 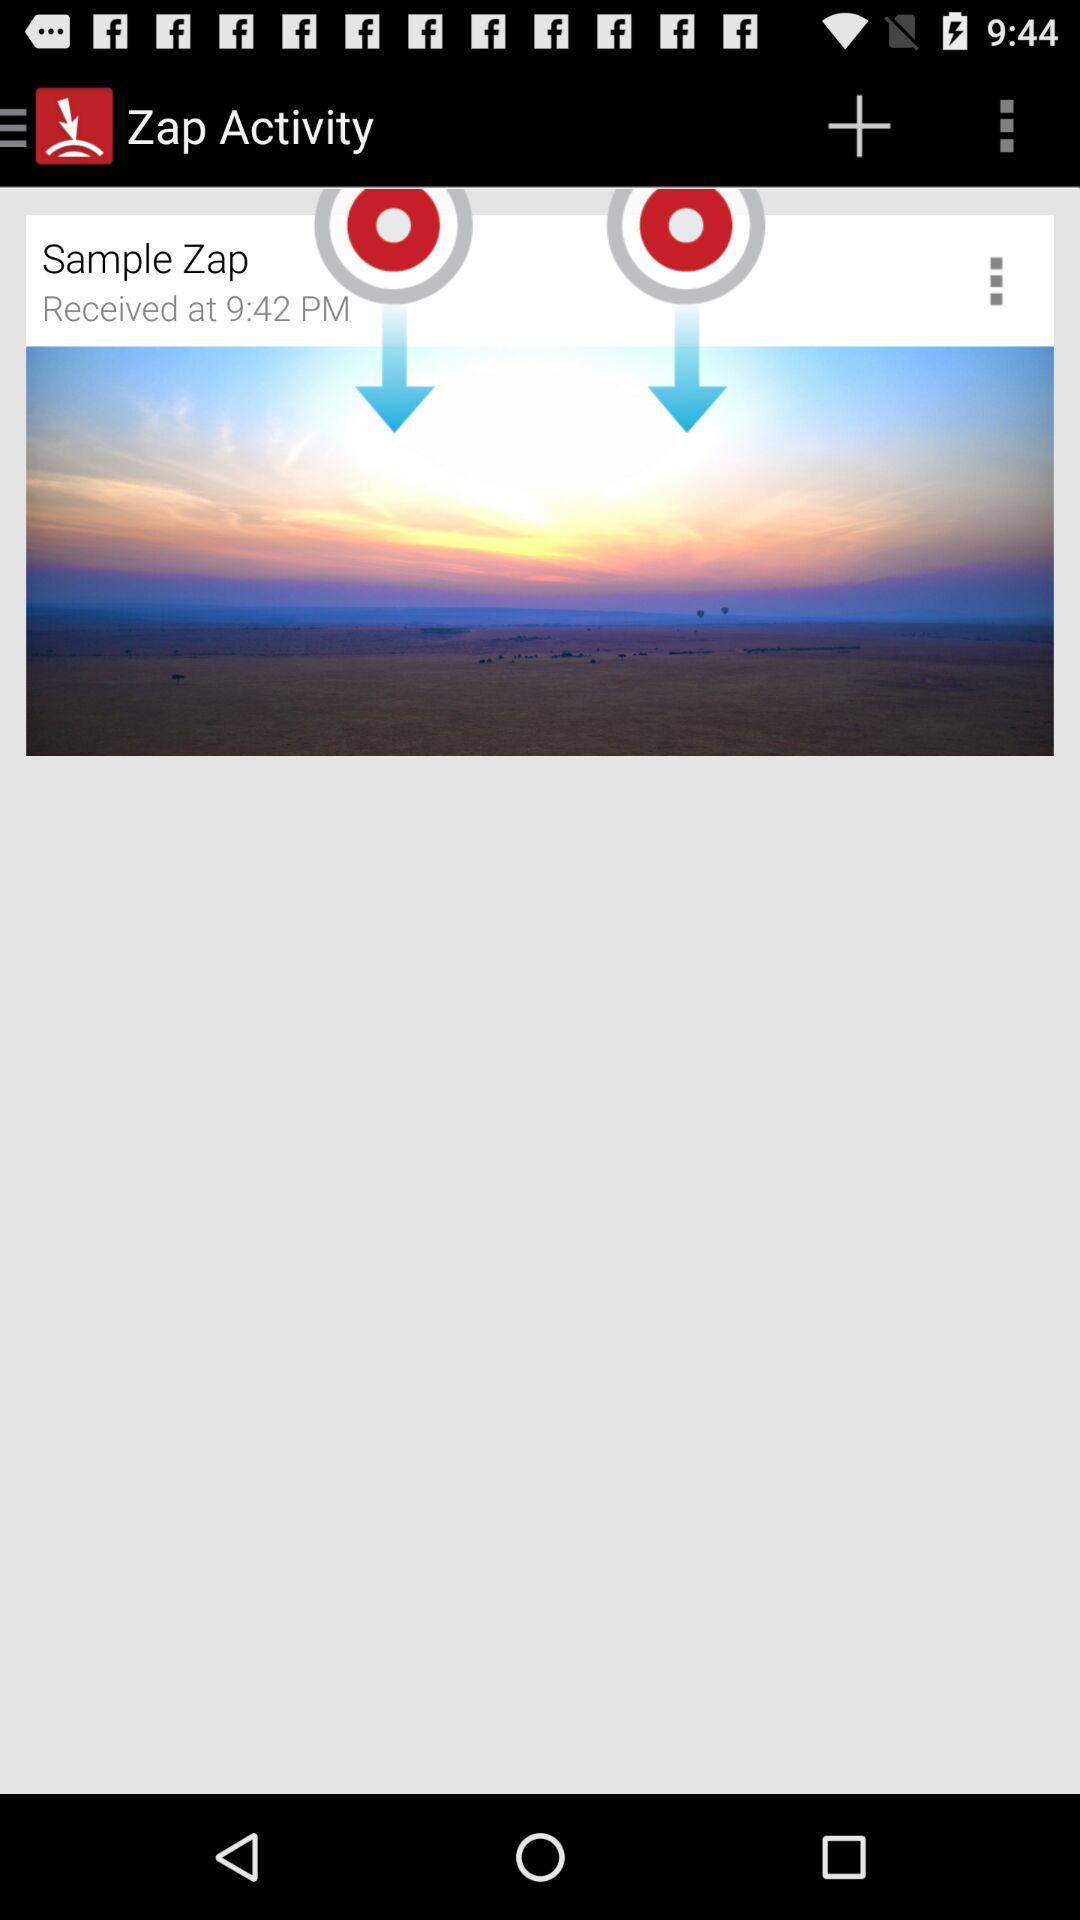 I want to click on the received at 9 item, so click(x=209, y=314).